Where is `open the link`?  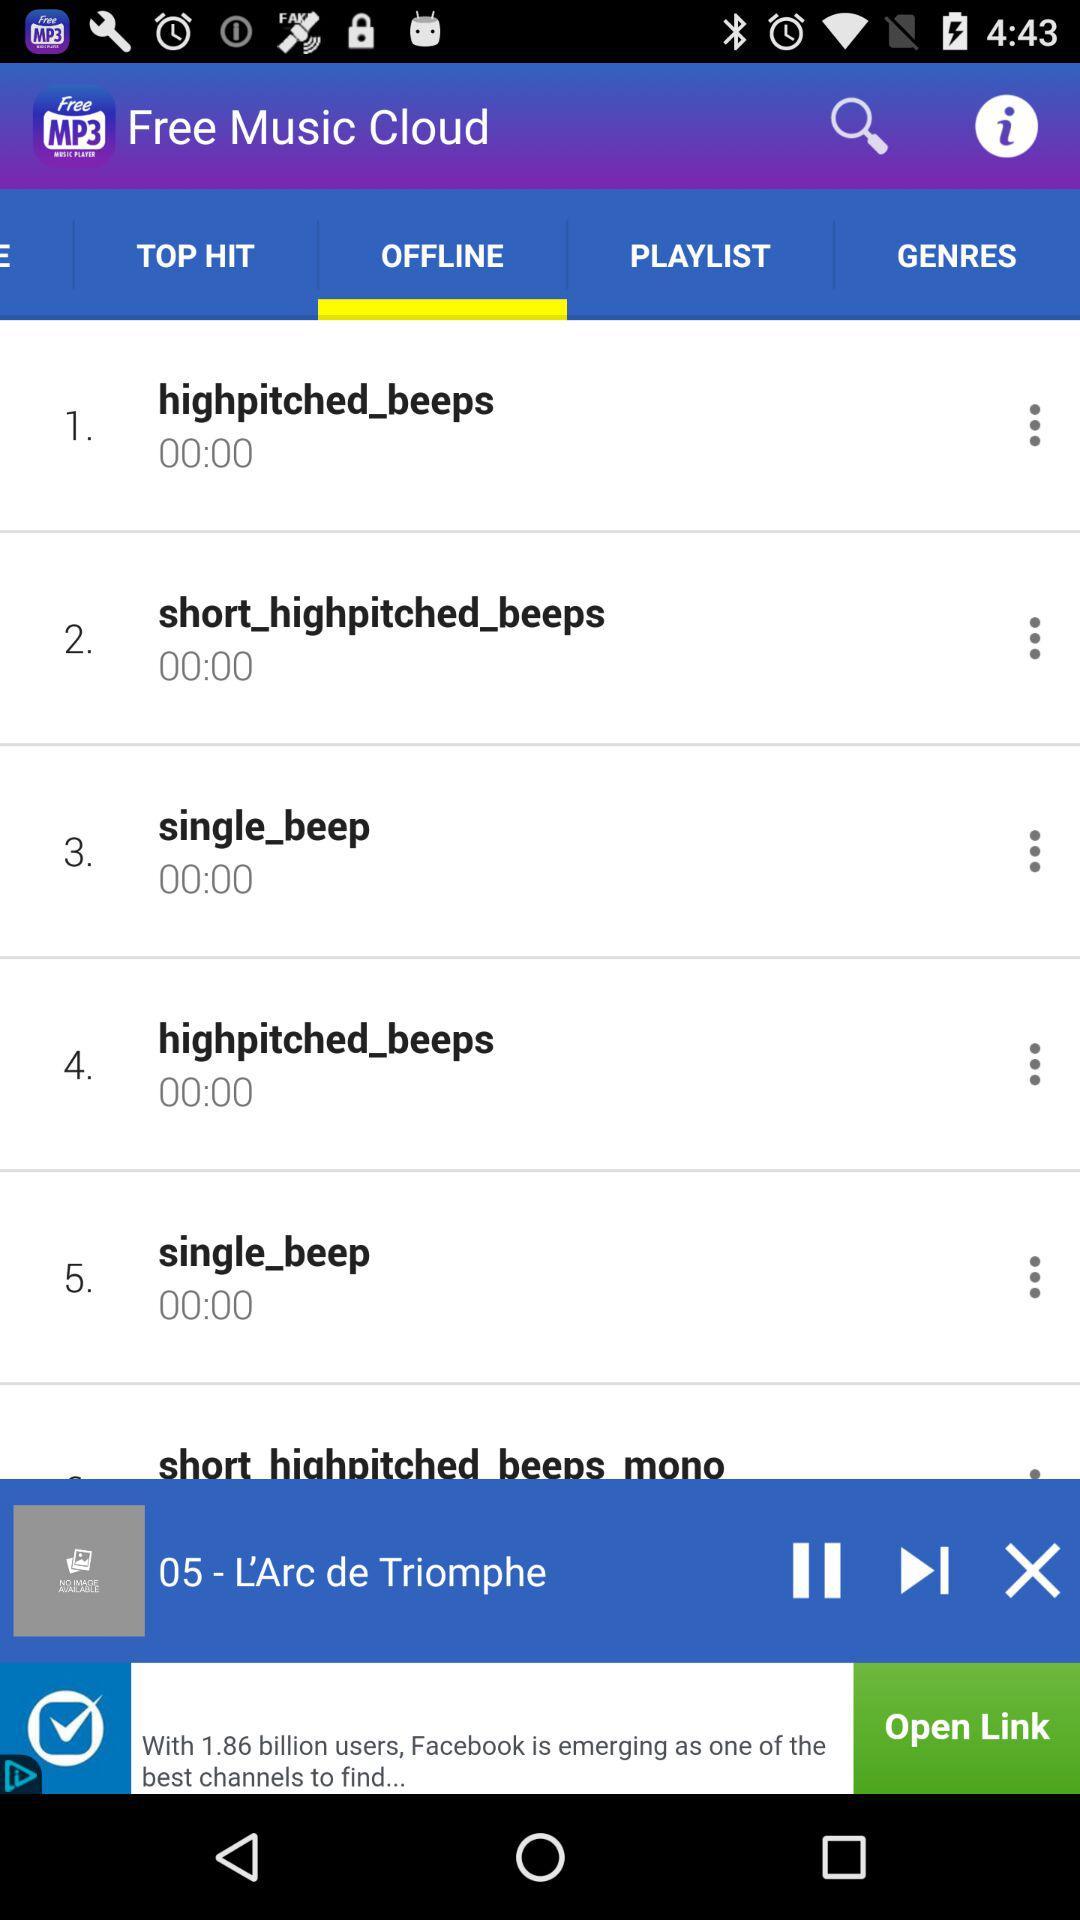
open the link is located at coordinates (540, 1727).